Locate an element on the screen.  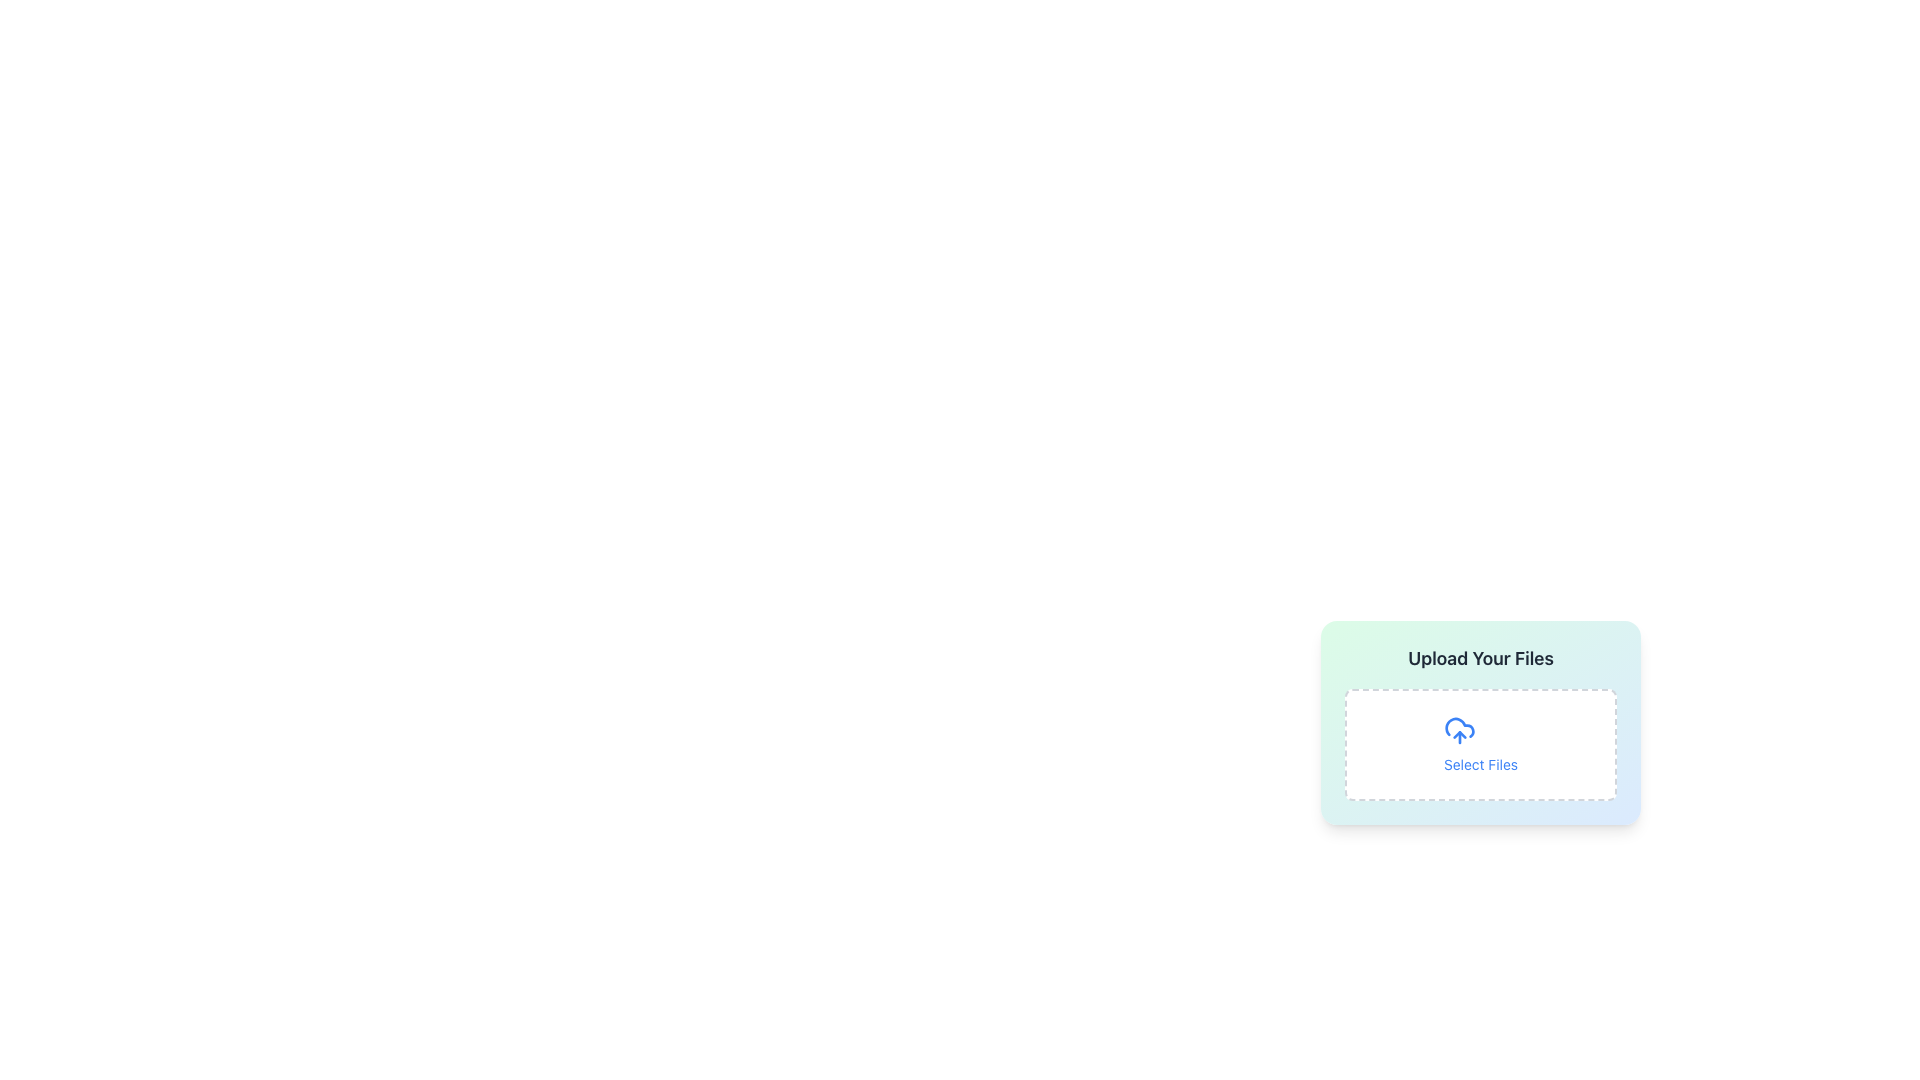
instructions in the File Upload Section, which contains the title 'Upload Your Files' and a dashed-border box for file selection is located at coordinates (1481, 763).